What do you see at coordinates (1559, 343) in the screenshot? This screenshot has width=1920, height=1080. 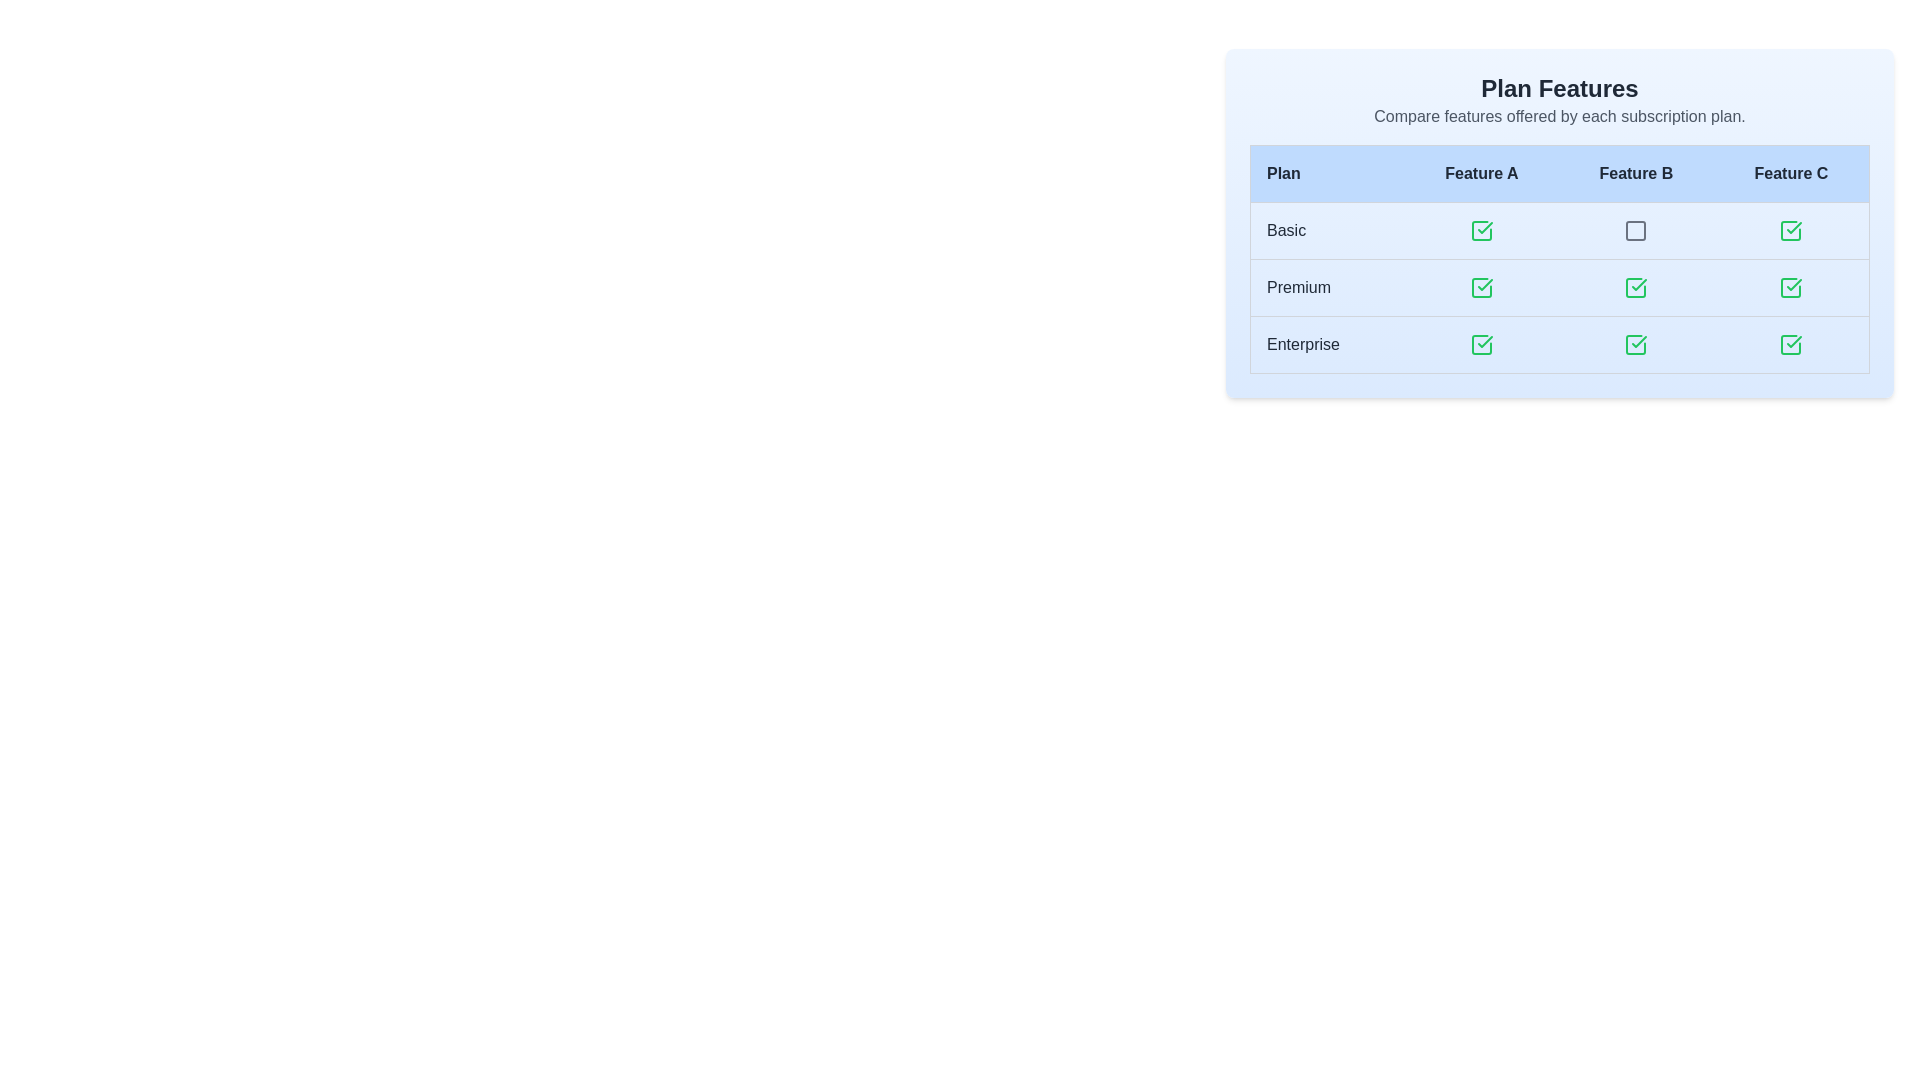 I see `the third row labeled 'Enterprise' in the pricing comparison table` at bounding box center [1559, 343].